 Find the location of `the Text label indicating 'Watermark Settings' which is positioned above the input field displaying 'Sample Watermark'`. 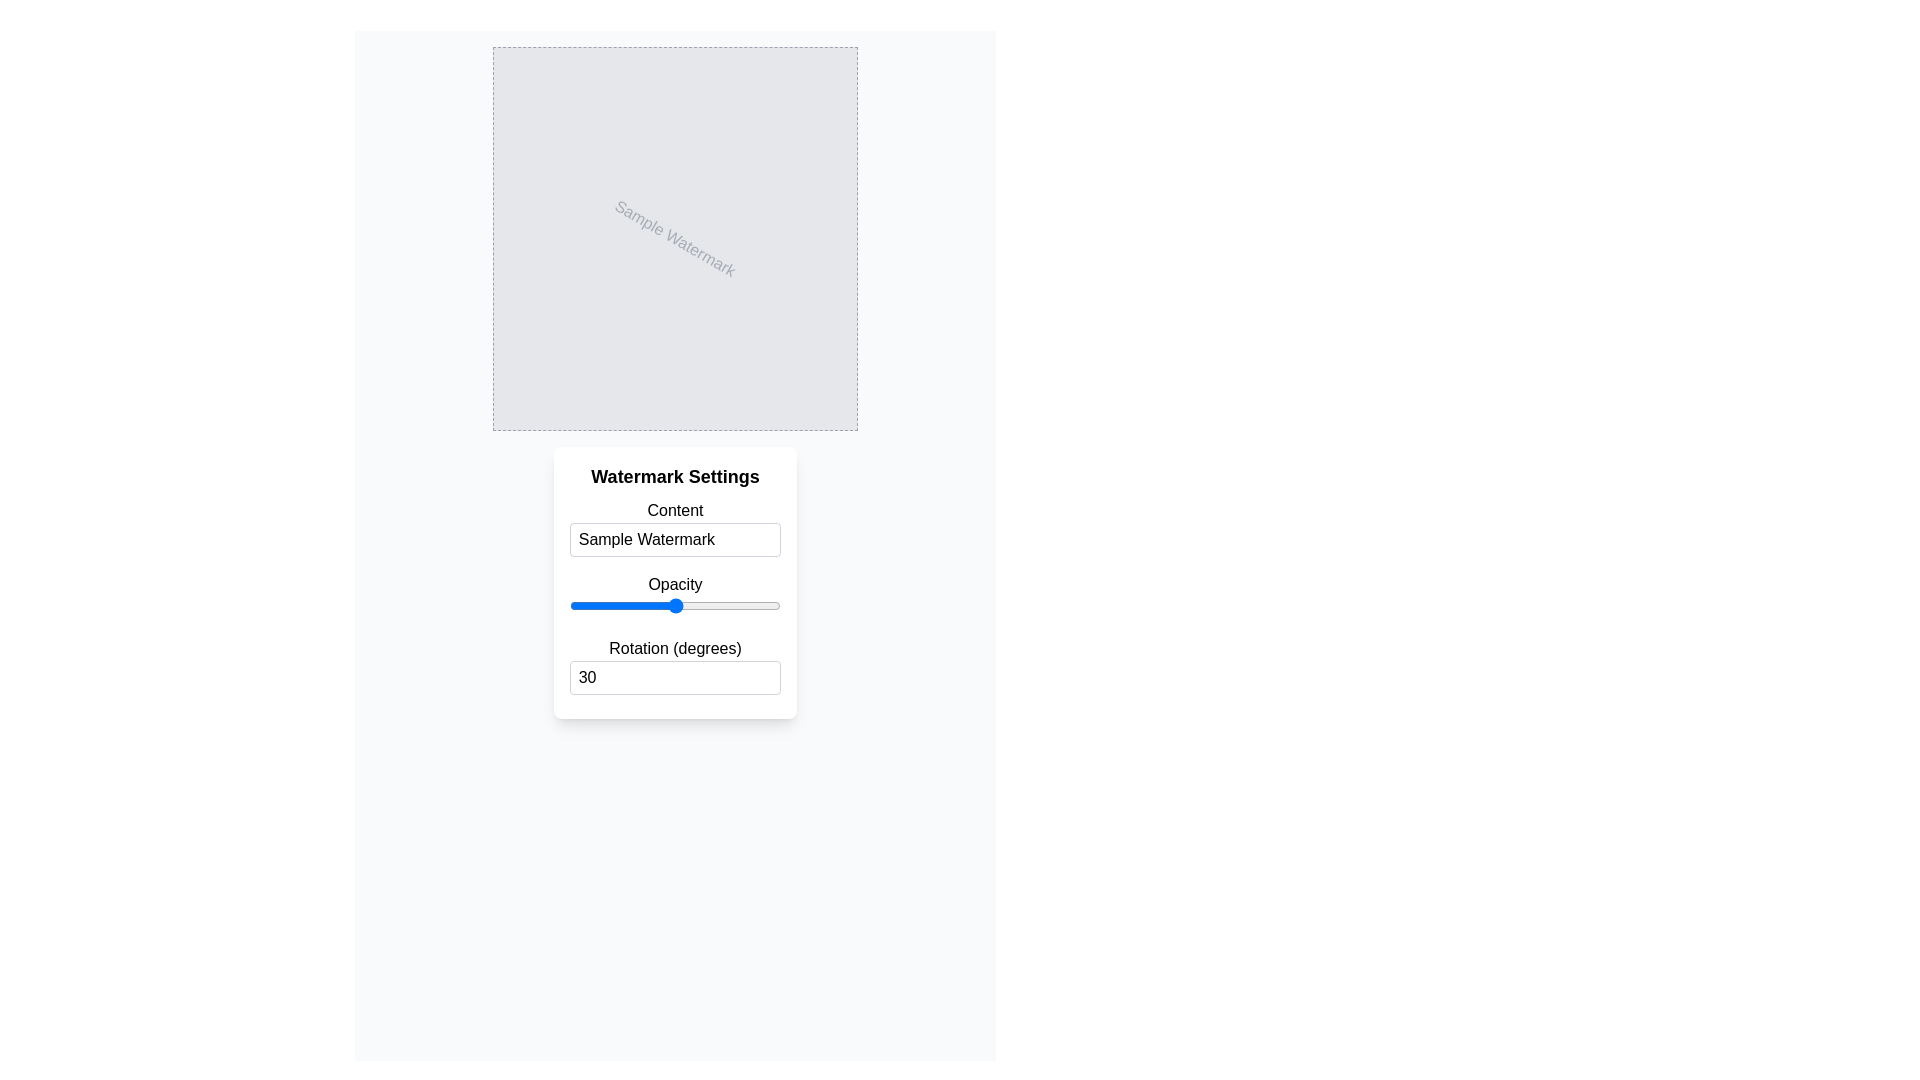

the Text label indicating 'Watermark Settings' which is positioned above the input field displaying 'Sample Watermark' is located at coordinates (675, 509).